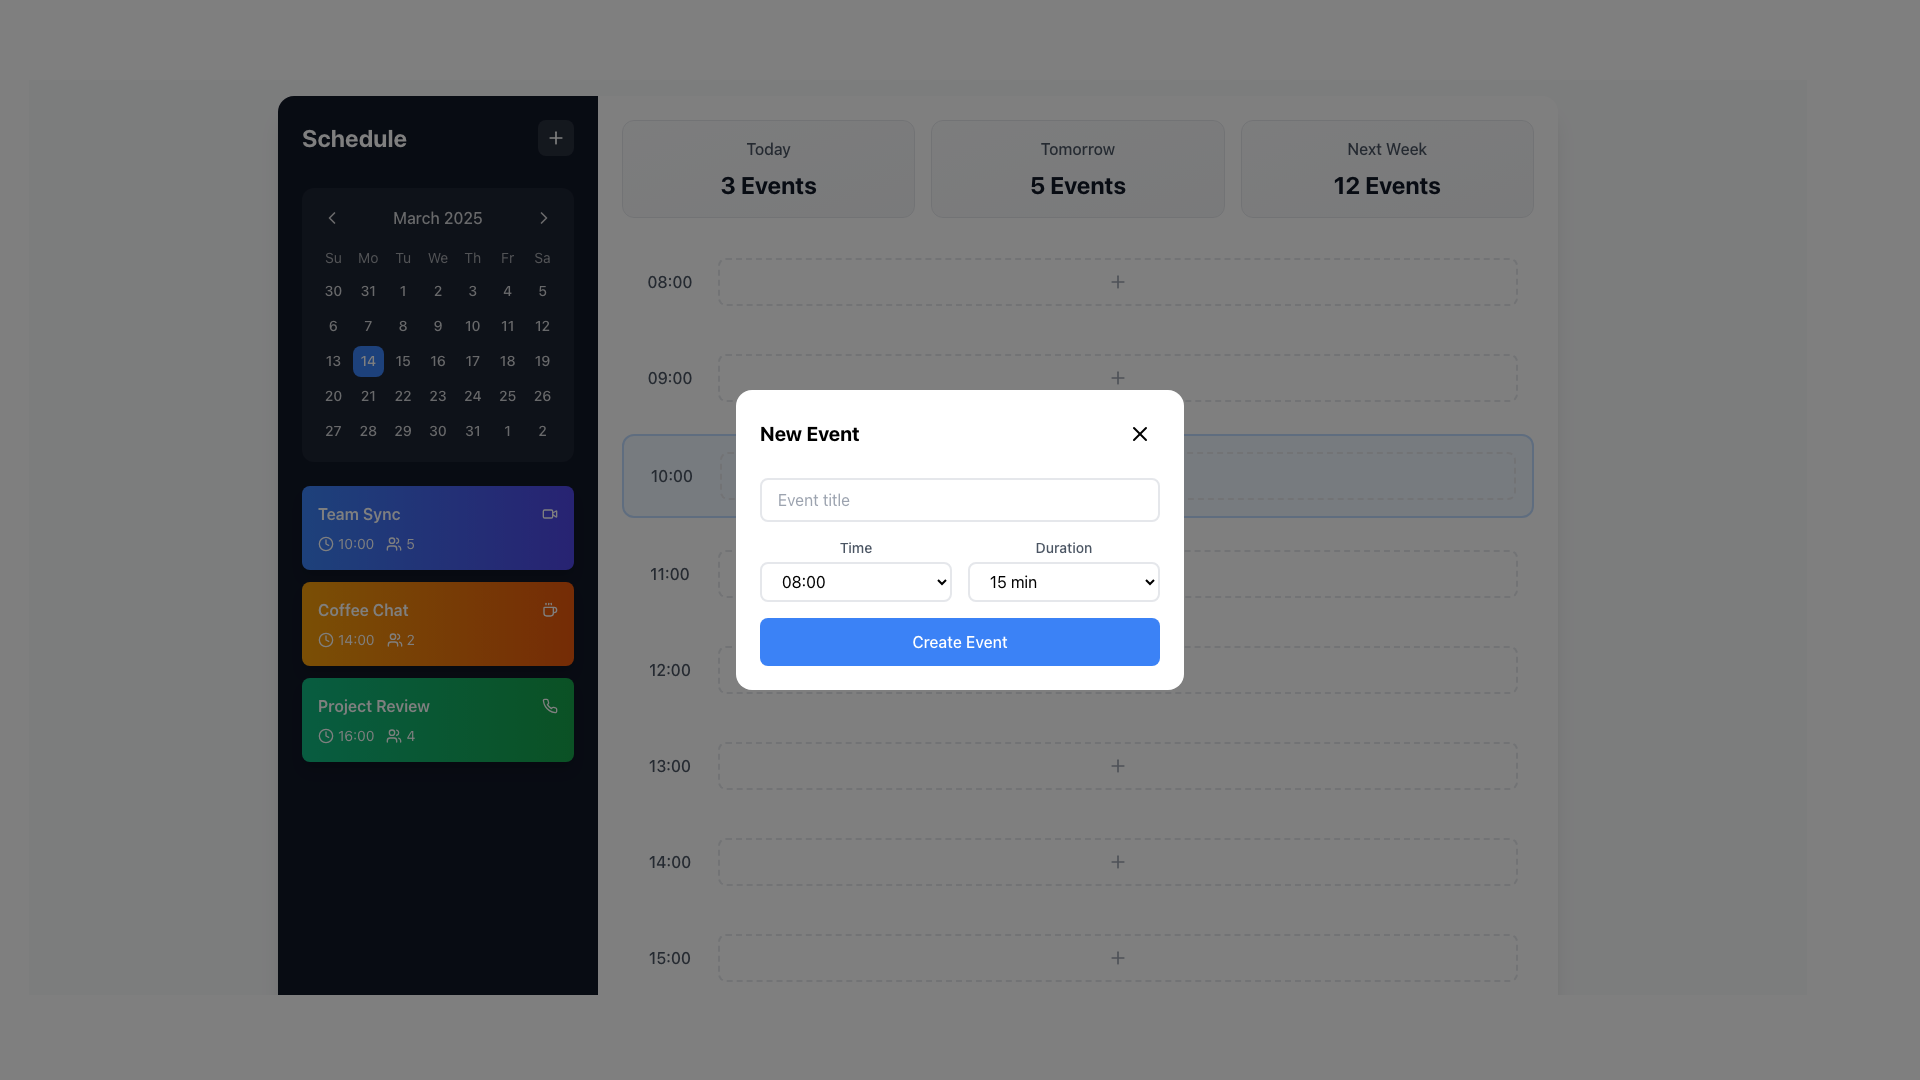  Describe the element at coordinates (960, 570) in the screenshot. I see `a duration from the 'Duration' dropdown menu in the horizontal group of dropdown menus located in the 'New Event' modal, positioned directly below the 'Event title' input field` at that location.